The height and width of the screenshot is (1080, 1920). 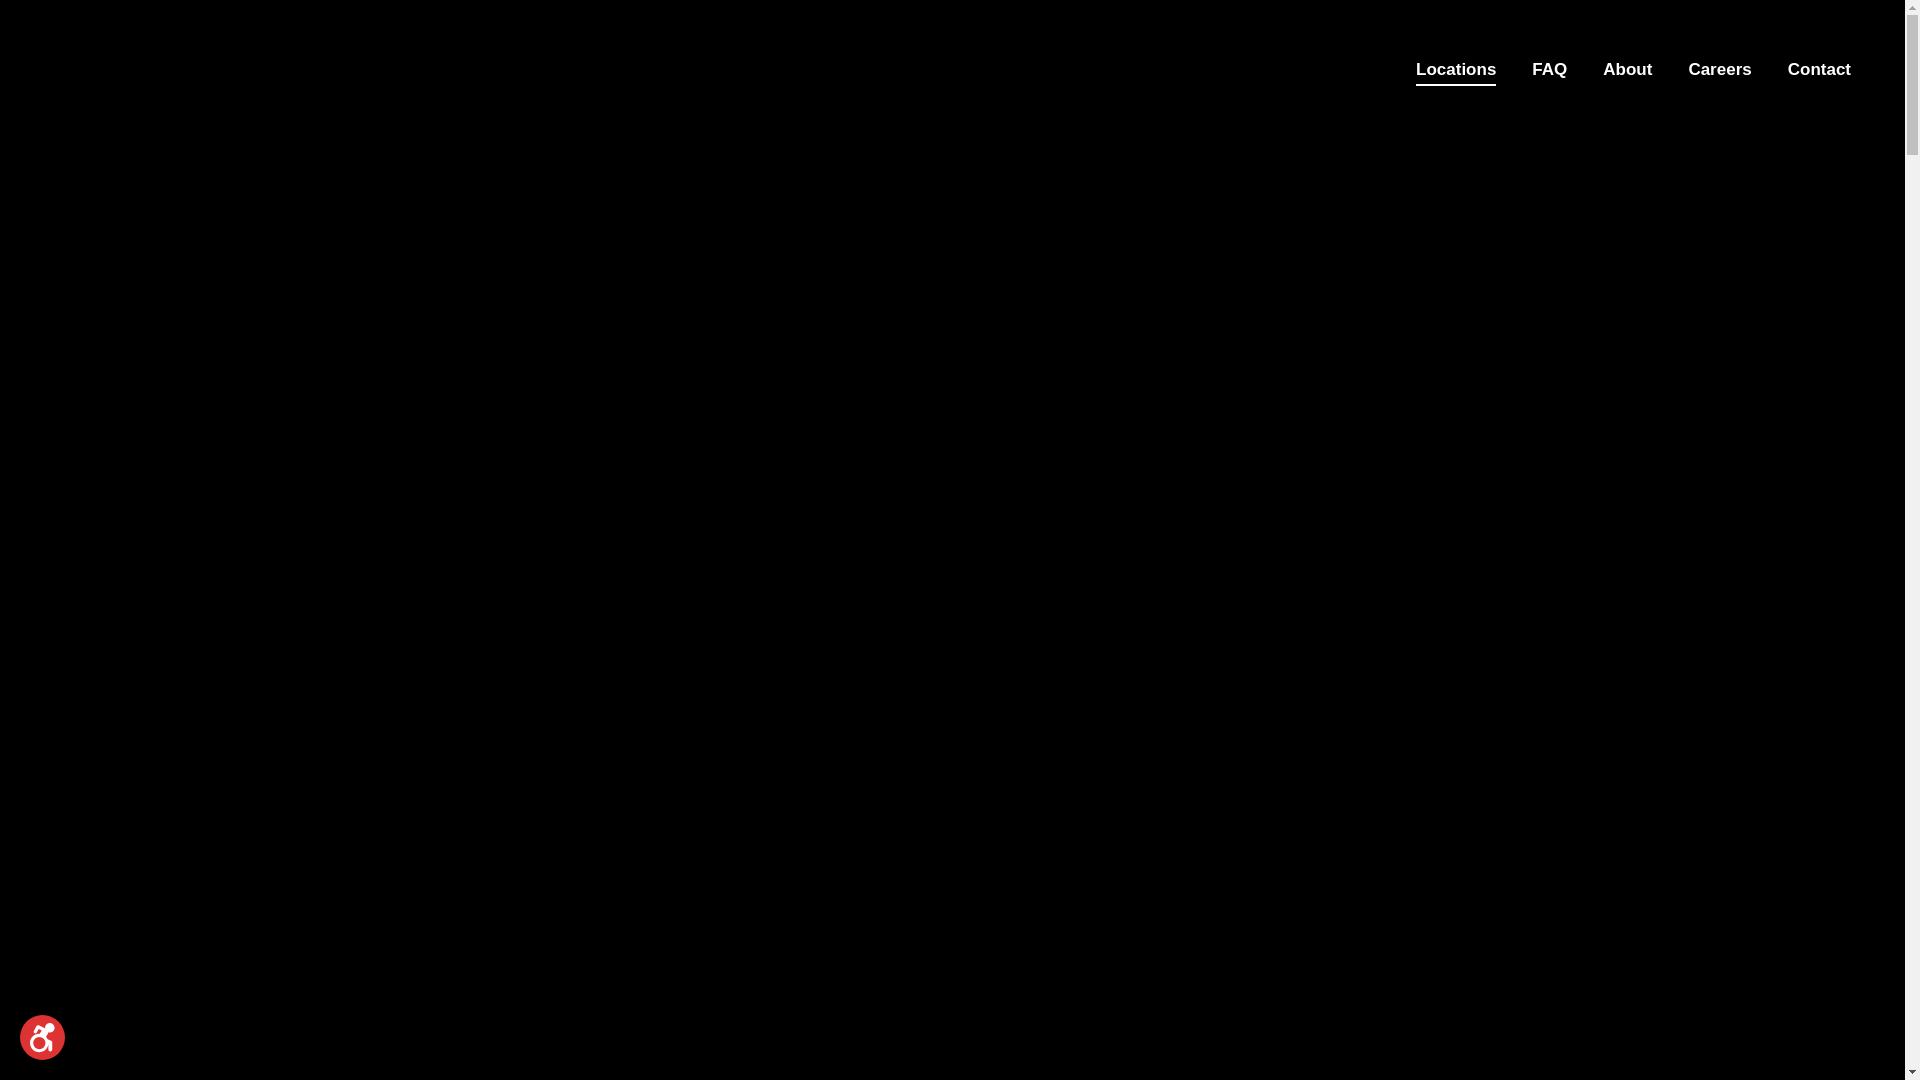 I want to click on 'FAQ', so click(x=1548, y=68).